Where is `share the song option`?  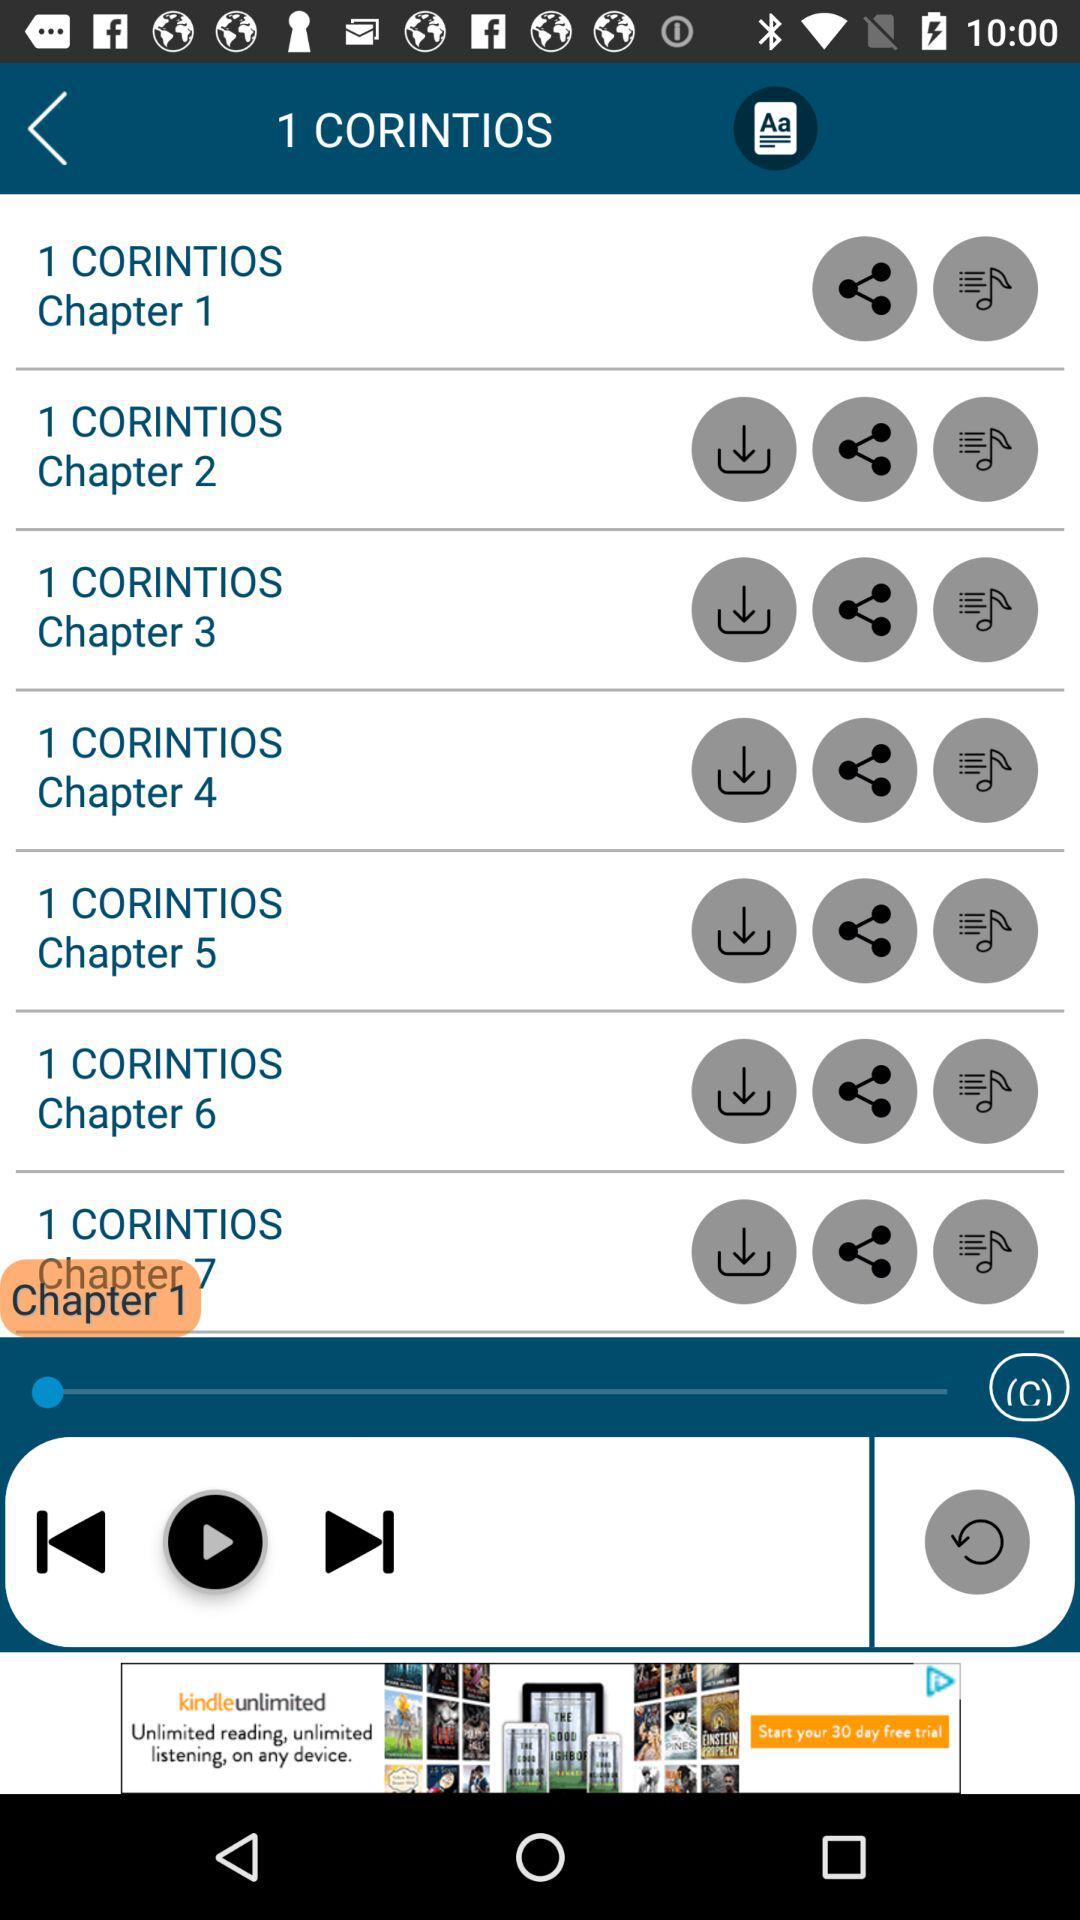
share the song option is located at coordinates (863, 1090).